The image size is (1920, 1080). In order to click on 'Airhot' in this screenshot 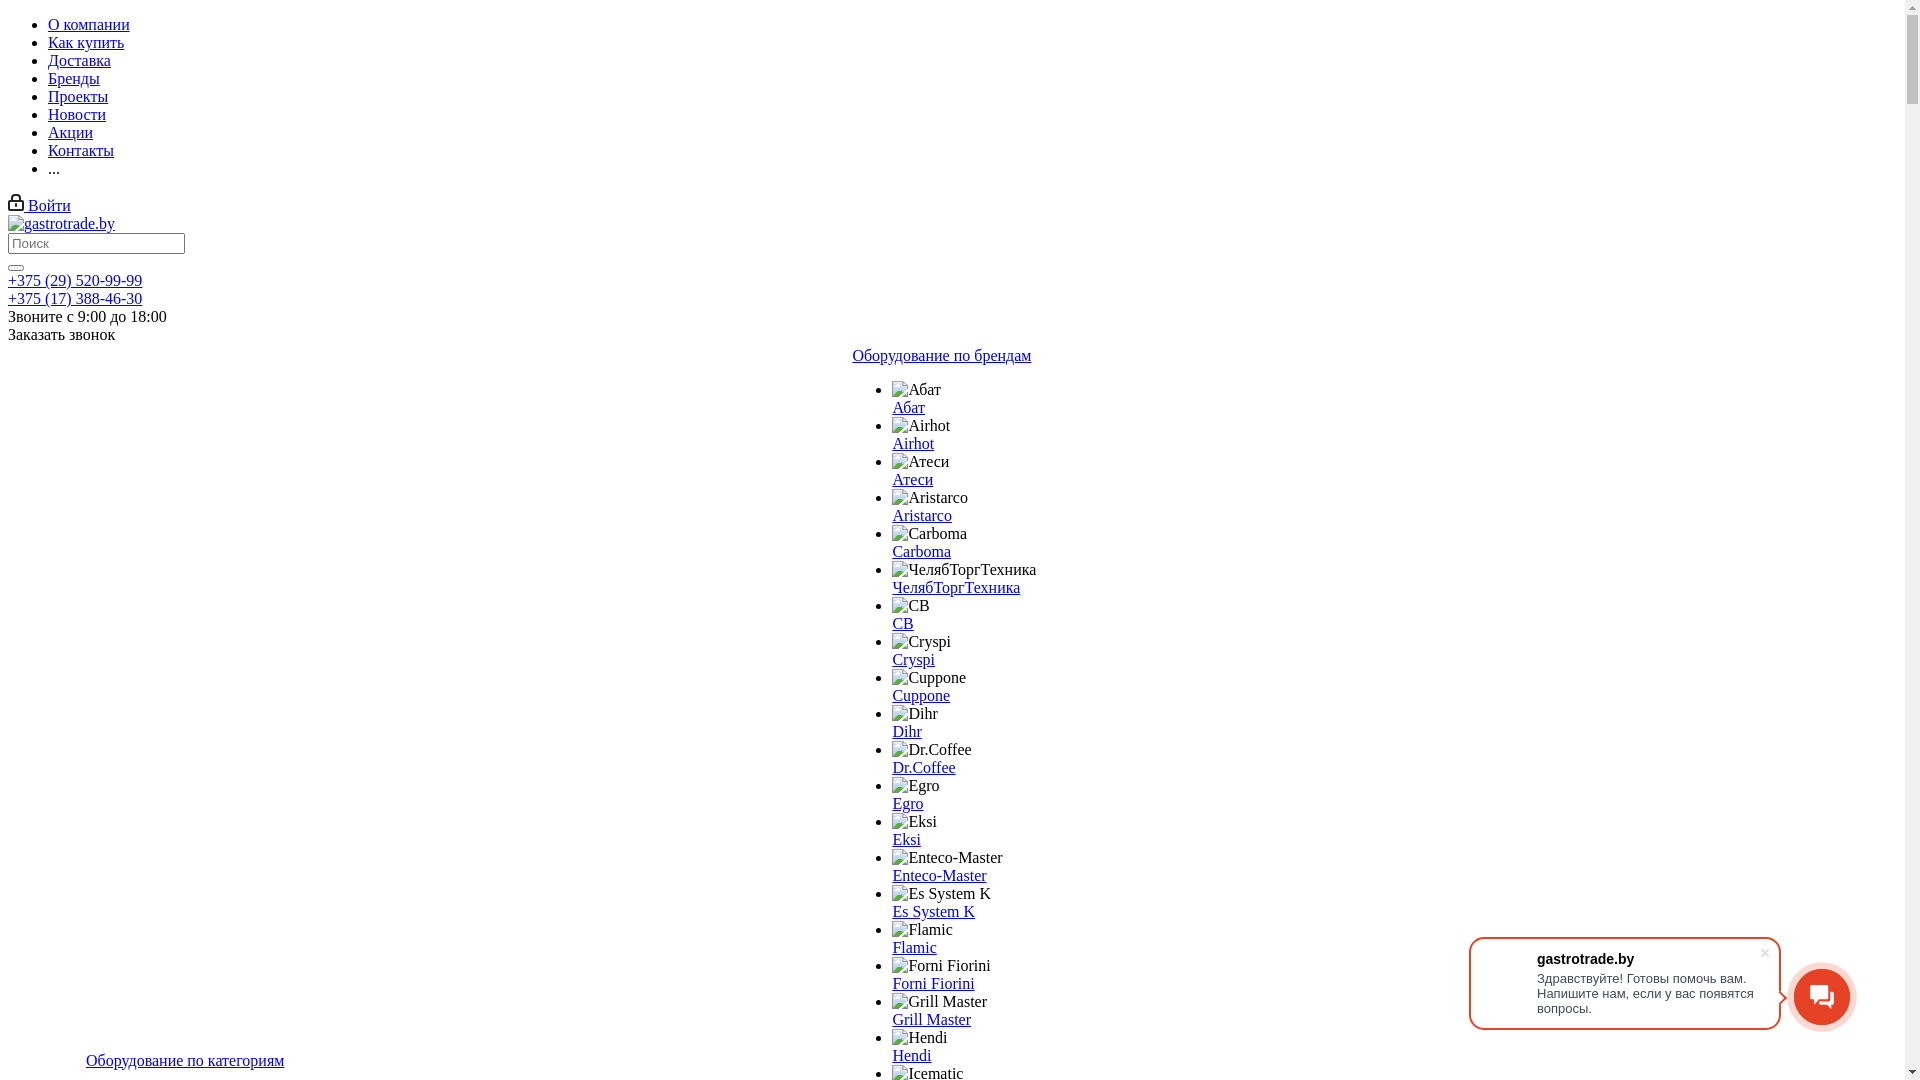, I will do `click(920, 424)`.